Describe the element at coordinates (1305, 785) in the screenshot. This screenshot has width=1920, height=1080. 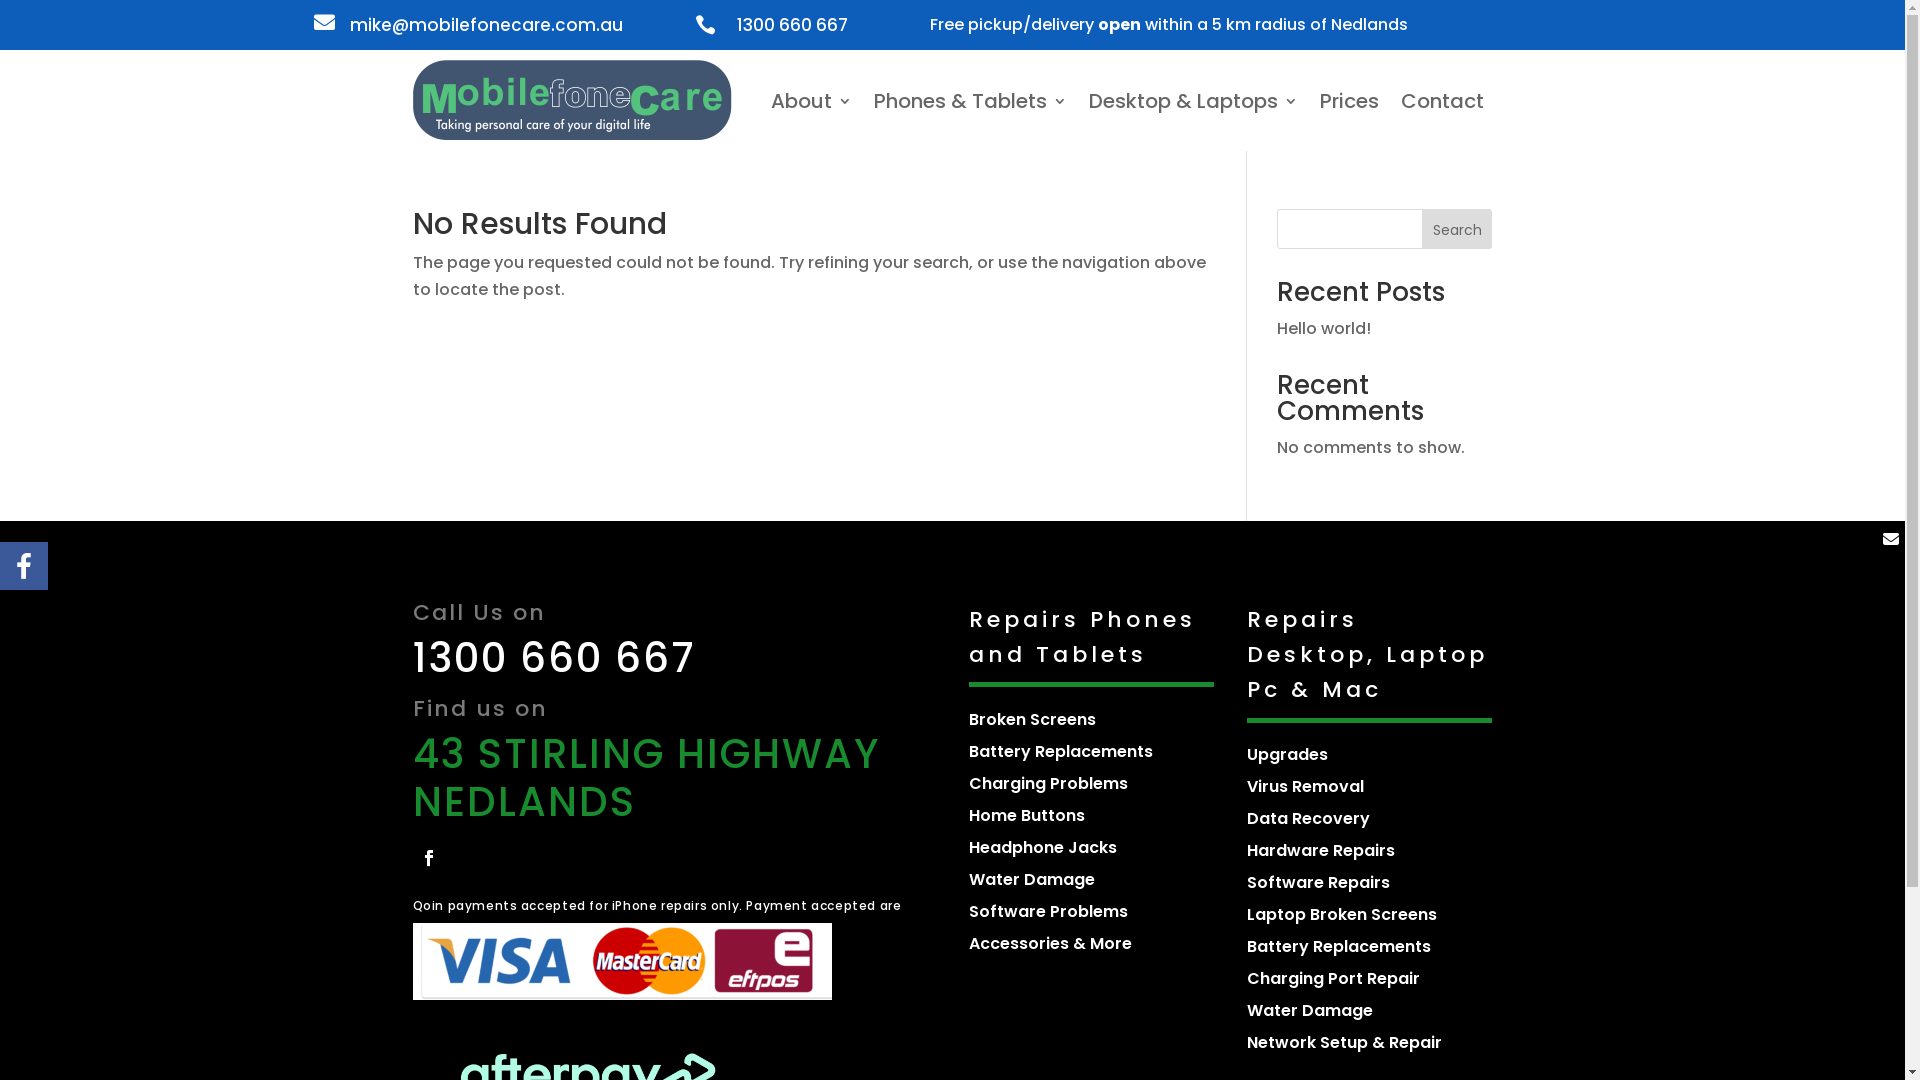
I see `'Virus Removal'` at that location.